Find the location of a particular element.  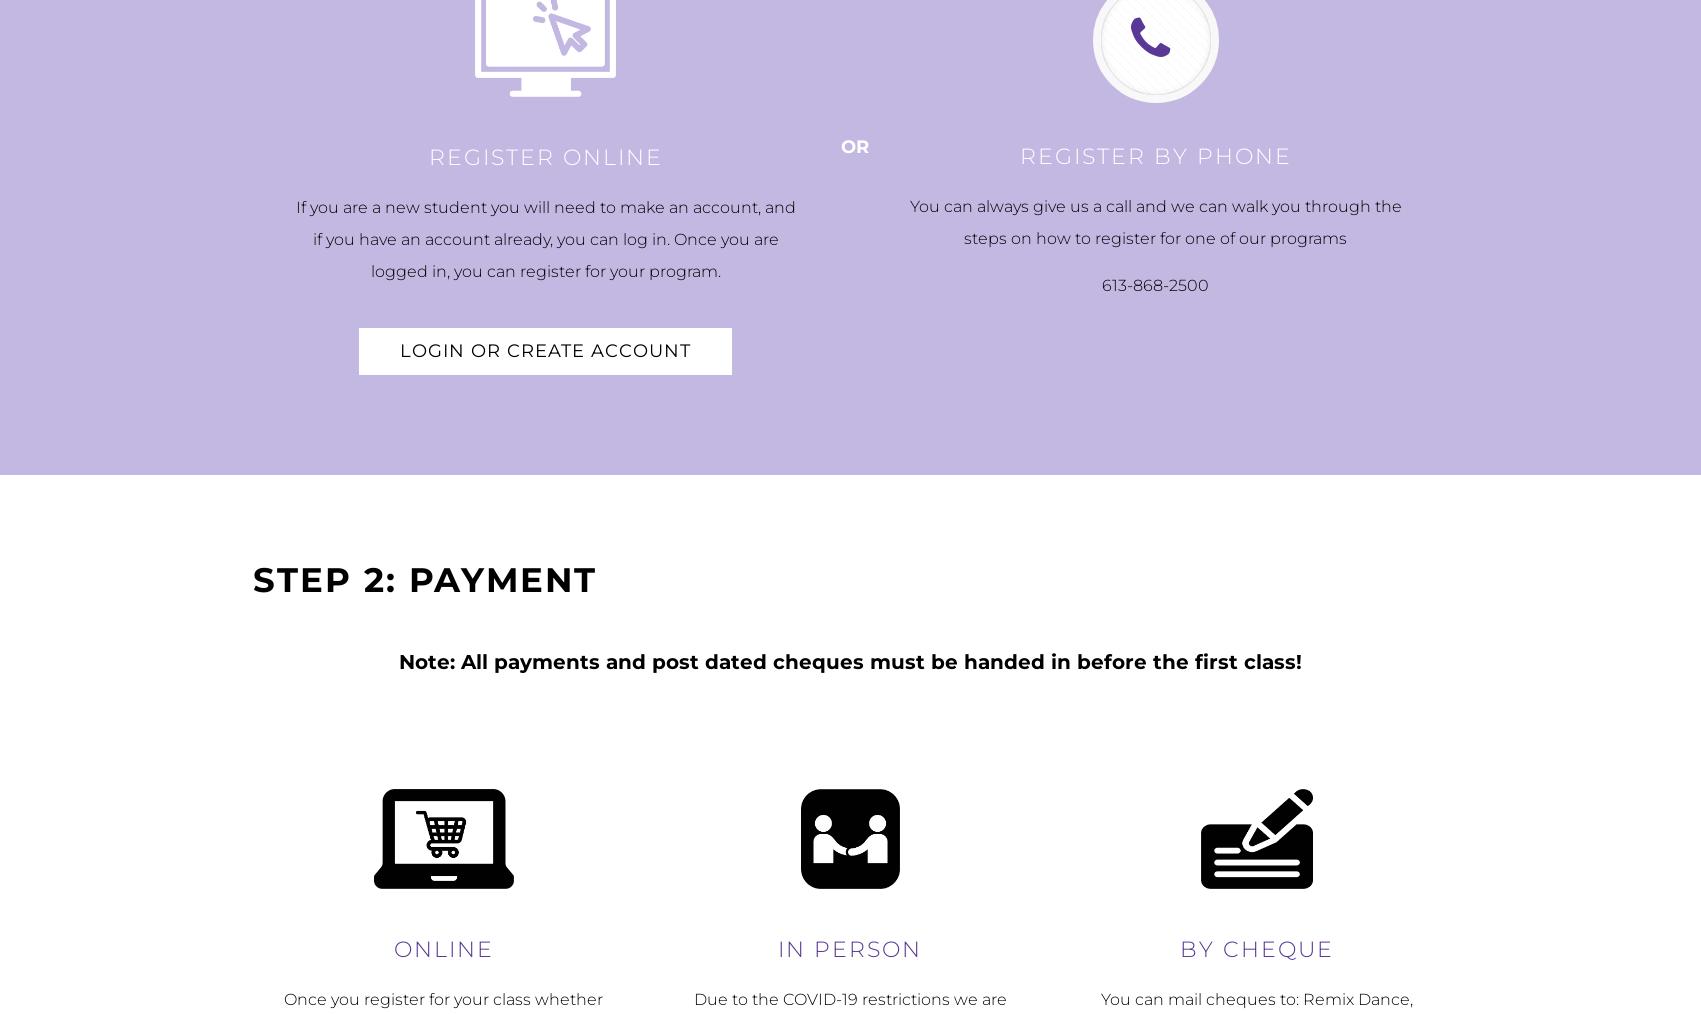

'Step 2: Payment' is located at coordinates (423, 579).